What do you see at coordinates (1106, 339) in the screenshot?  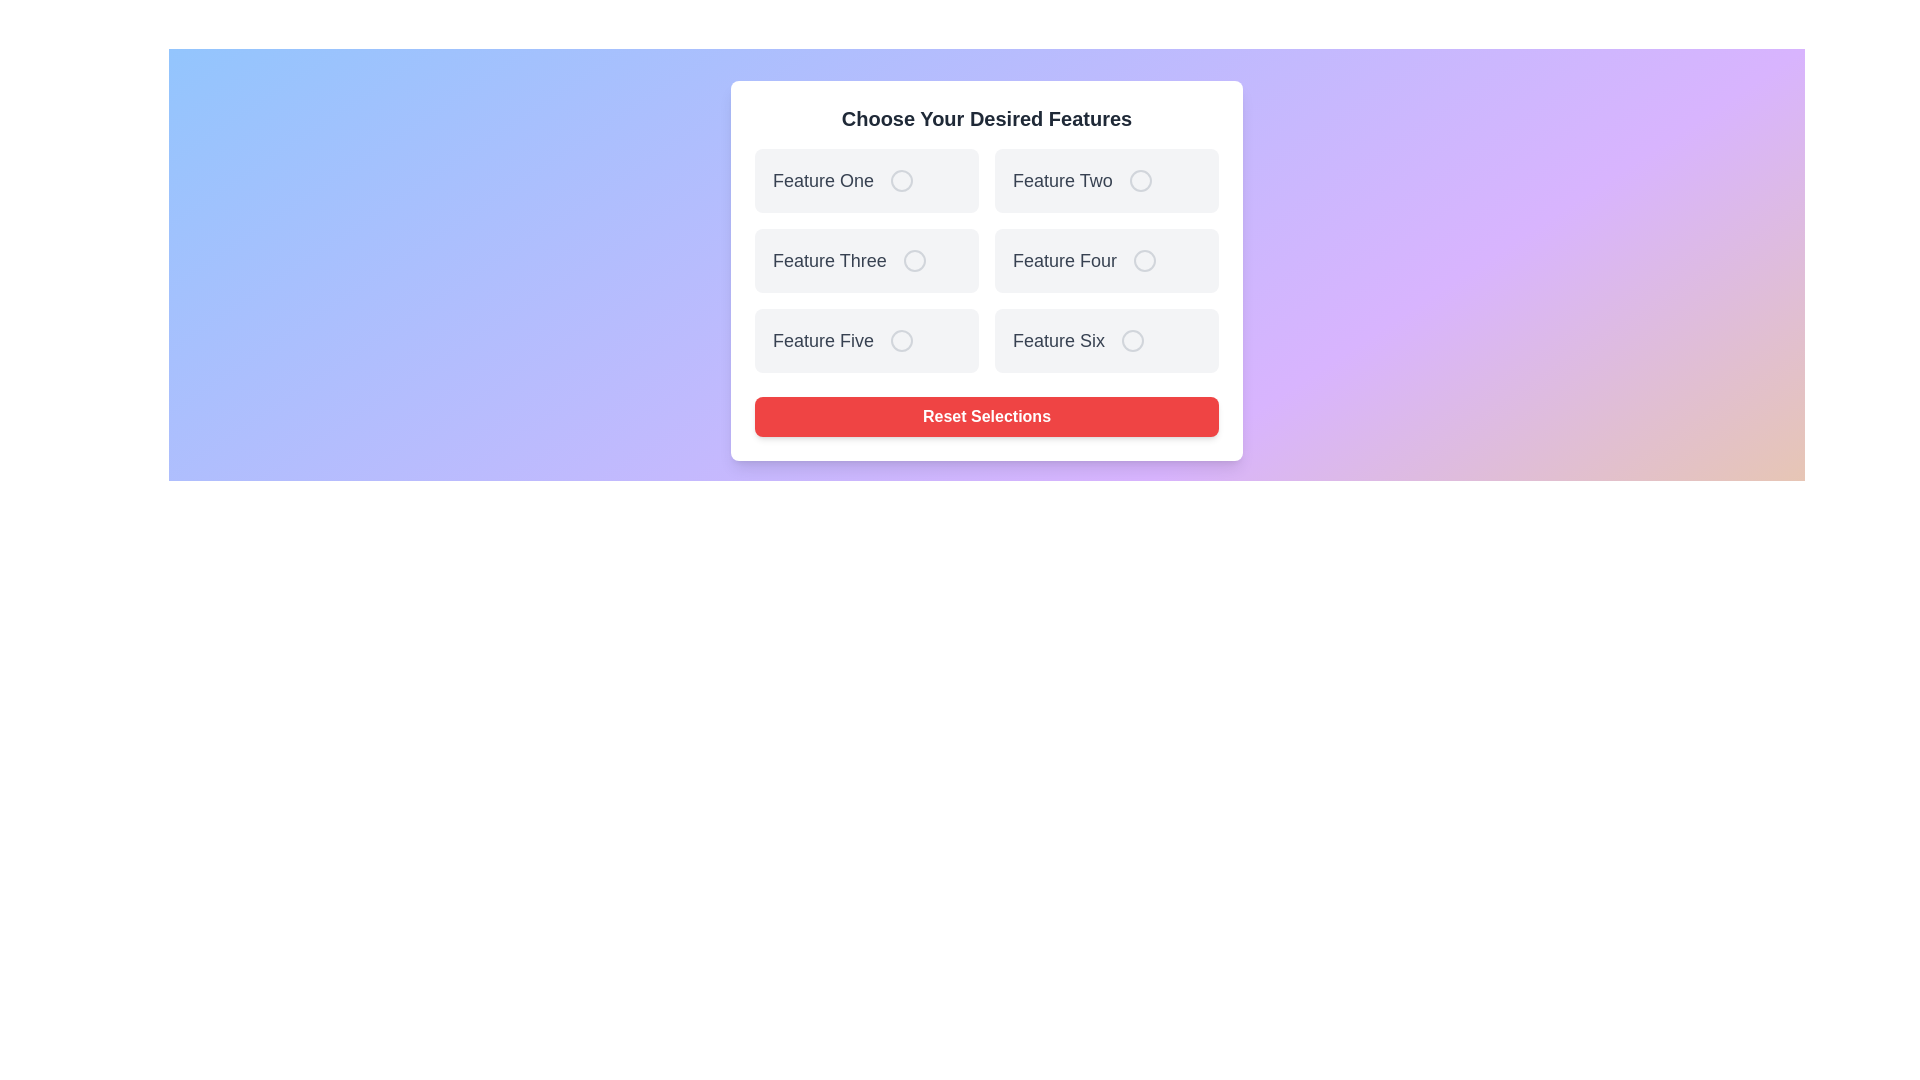 I see `the feature card labeled Feature Six to observe visual feedback` at bounding box center [1106, 339].